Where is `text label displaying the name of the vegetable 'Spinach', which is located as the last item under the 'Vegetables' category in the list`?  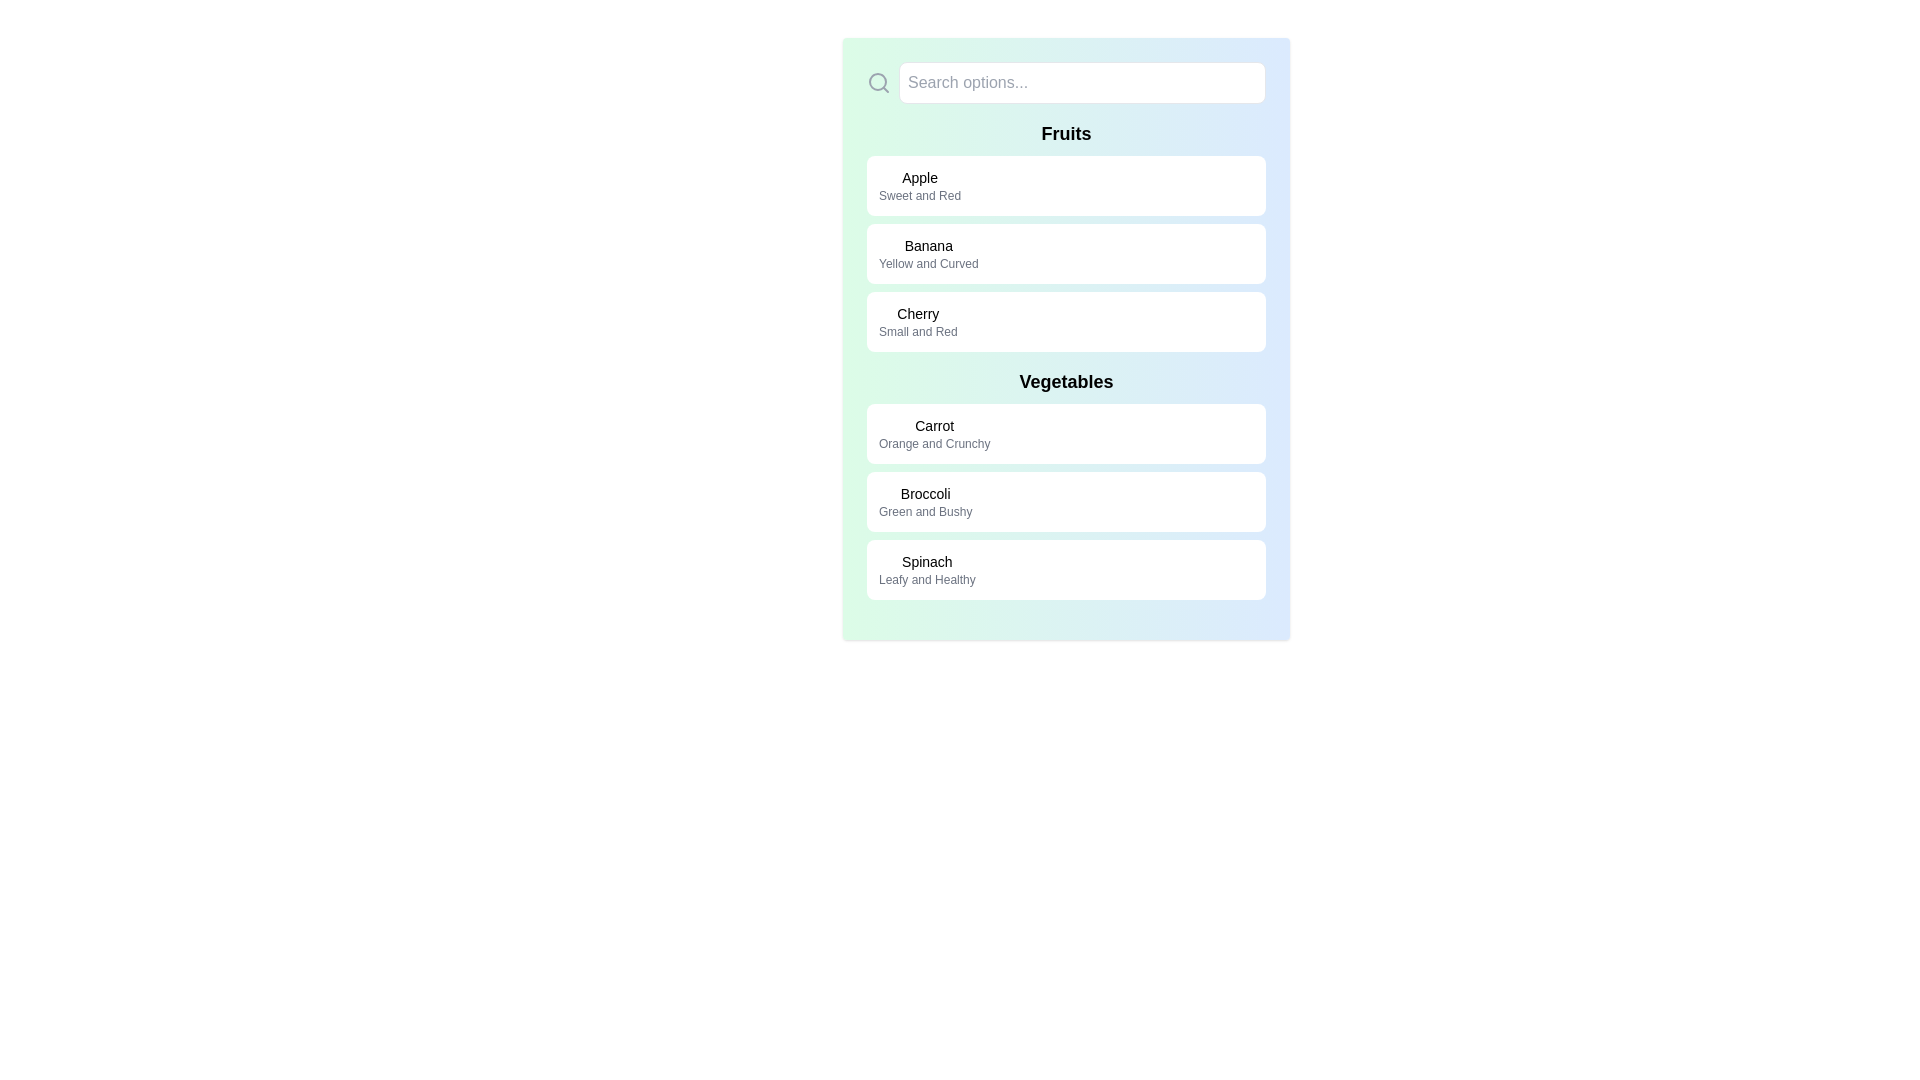
text label displaying the name of the vegetable 'Spinach', which is located as the last item under the 'Vegetables' category in the list is located at coordinates (926, 562).